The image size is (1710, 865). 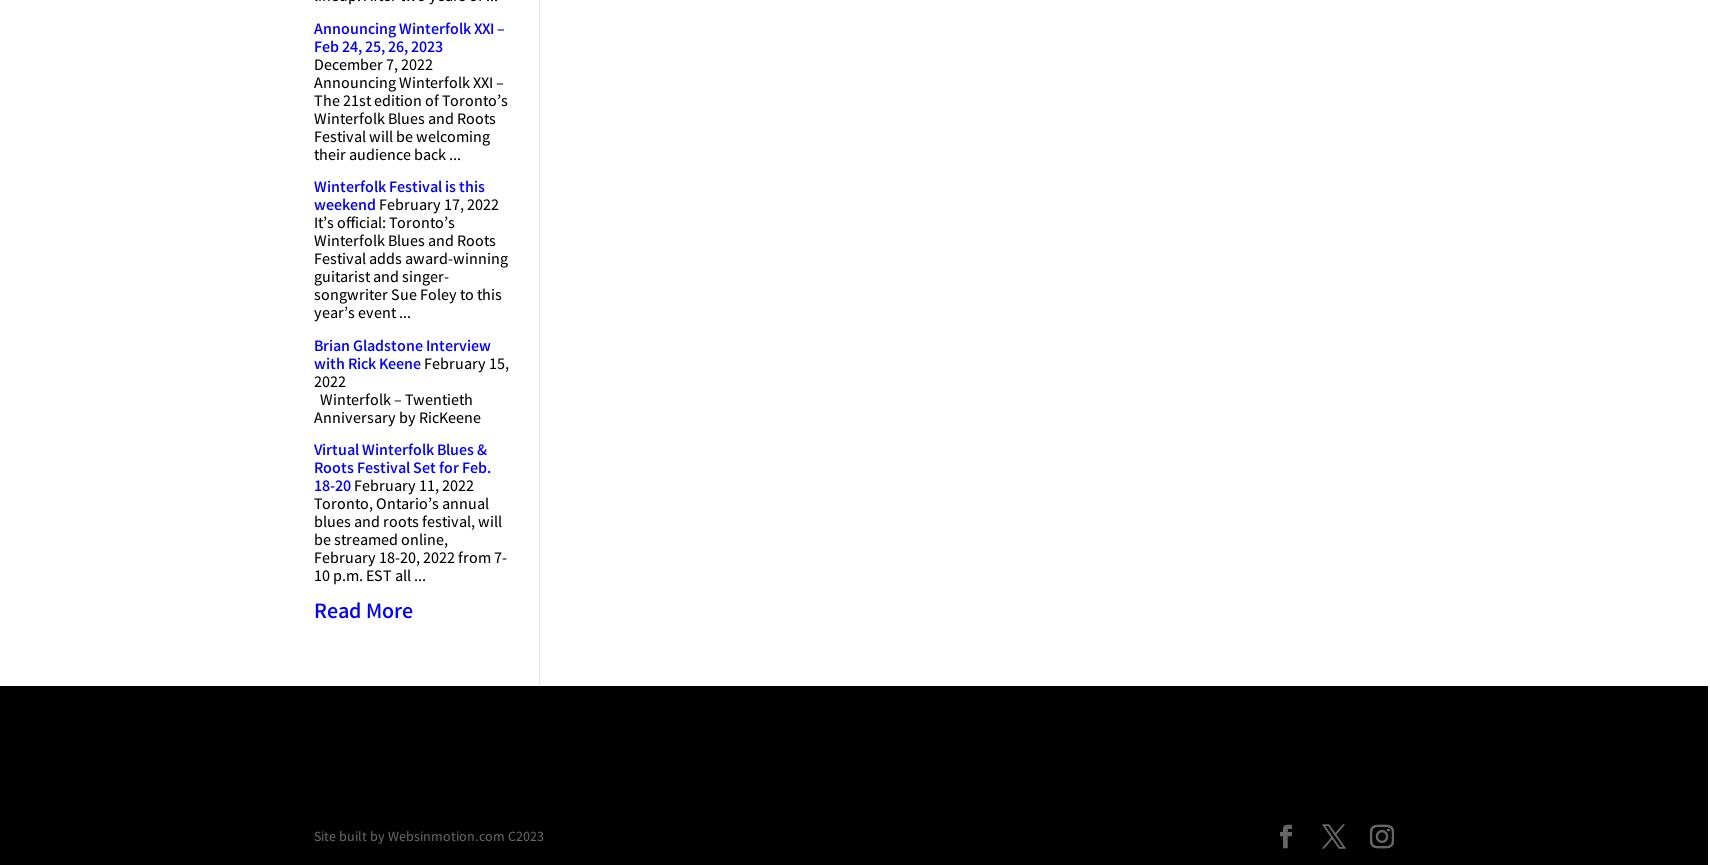 I want to click on 'December 7, 2022', so click(x=372, y=65).